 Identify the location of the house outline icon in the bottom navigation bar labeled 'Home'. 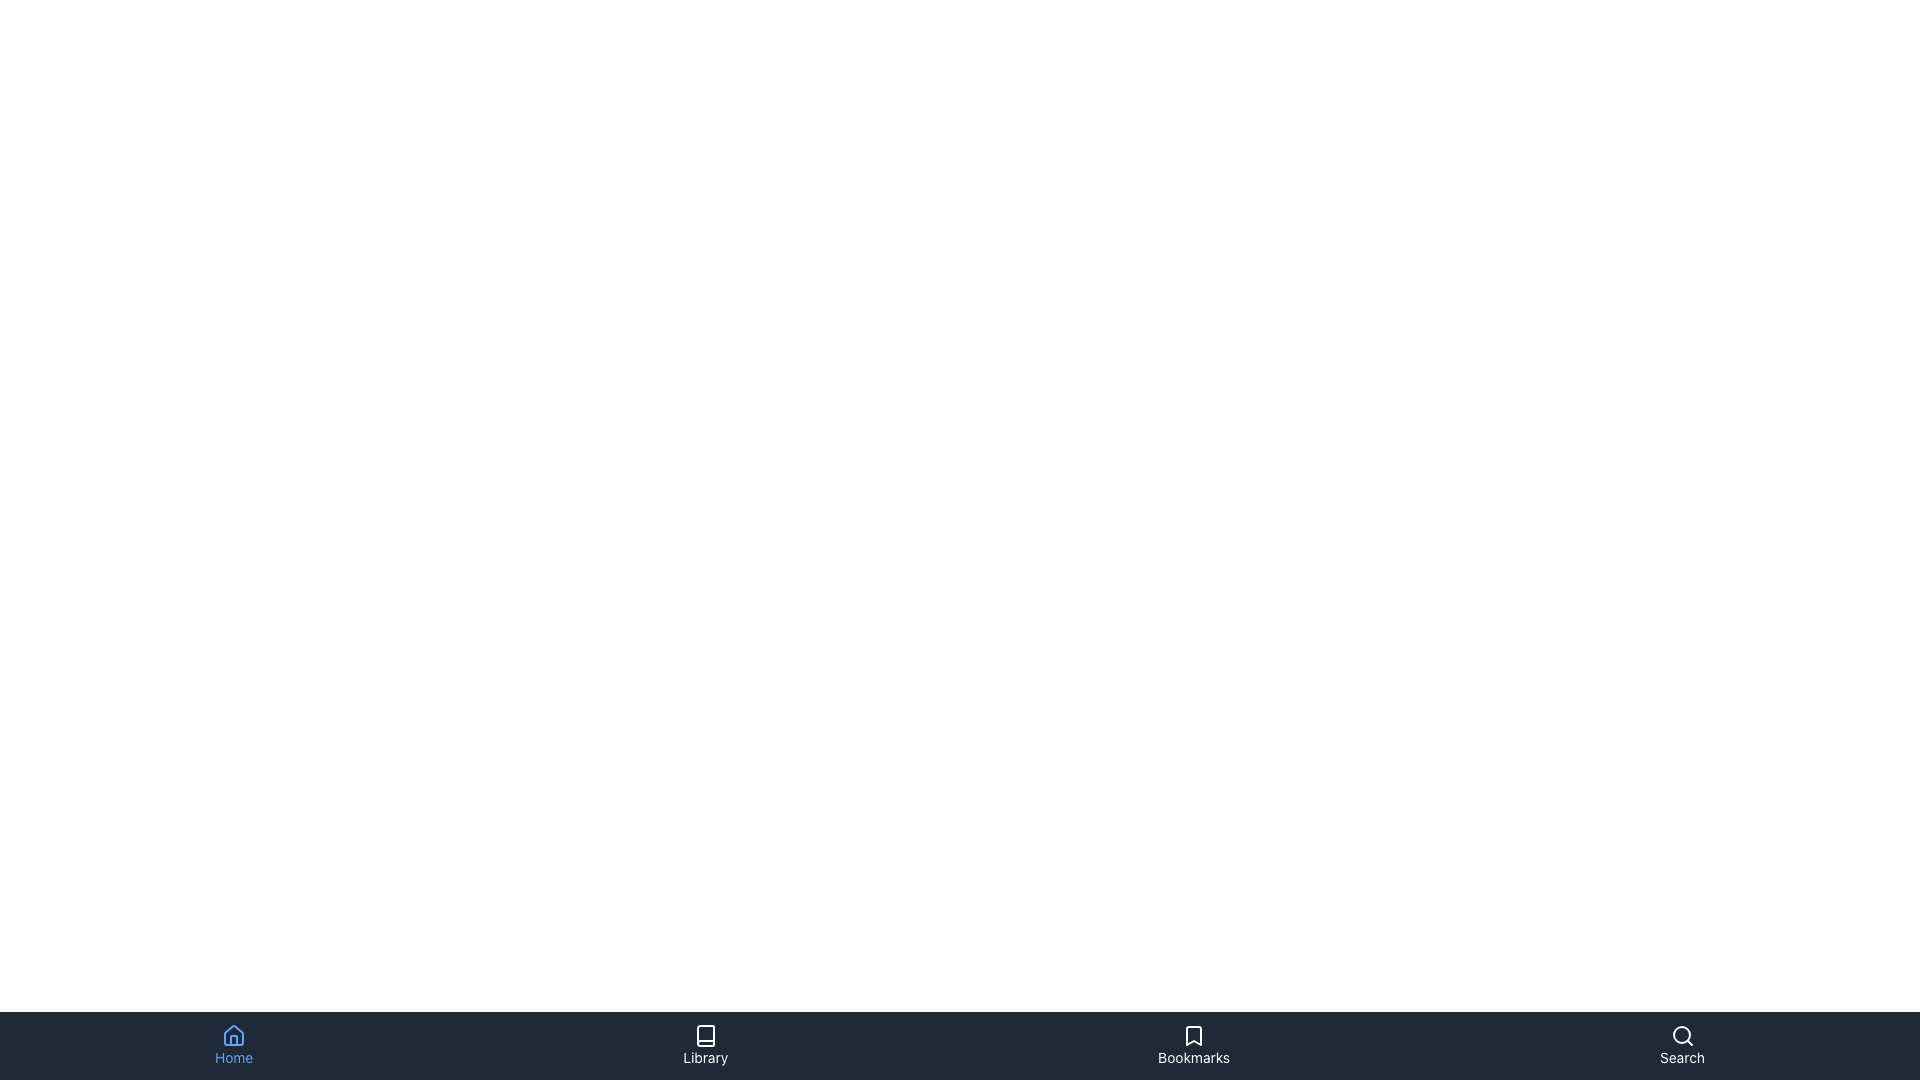
(234, 1035).